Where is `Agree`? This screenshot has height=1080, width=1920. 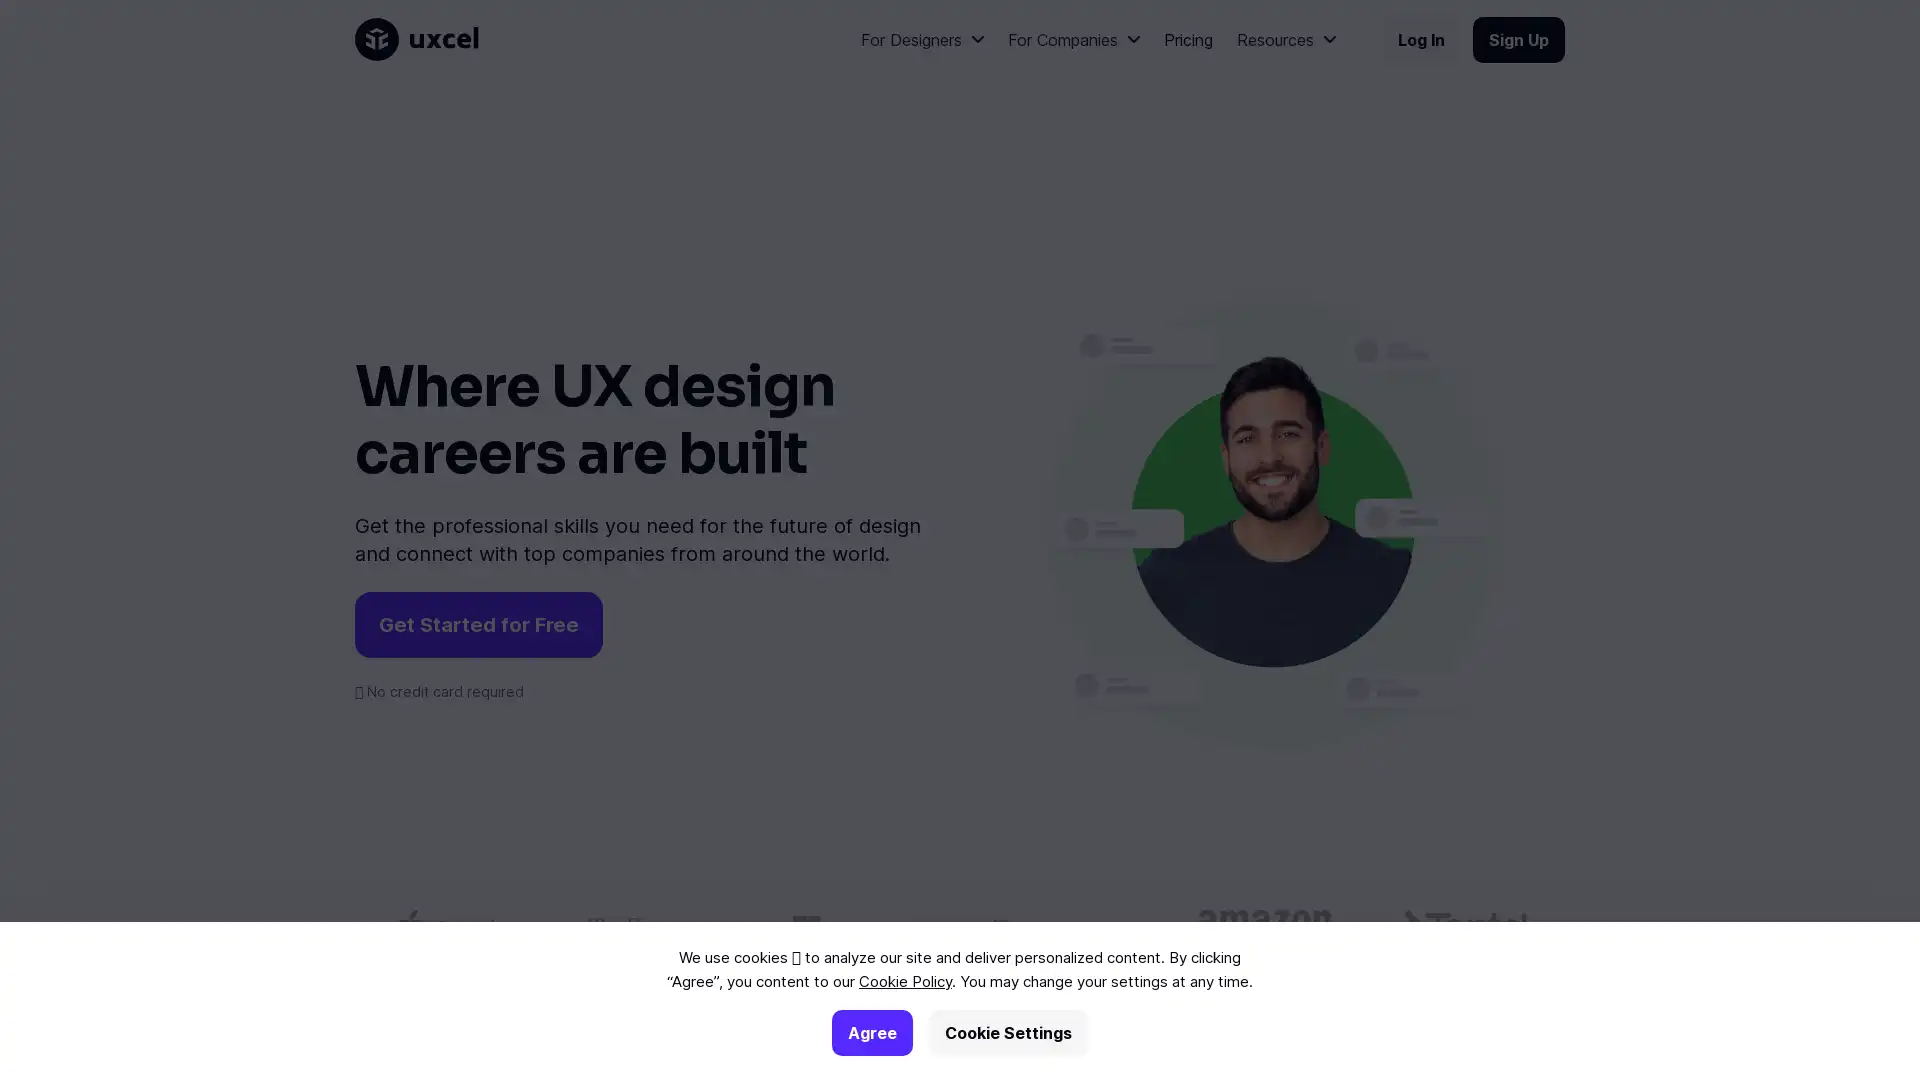 Agree is located at coordinates (872, 1033).